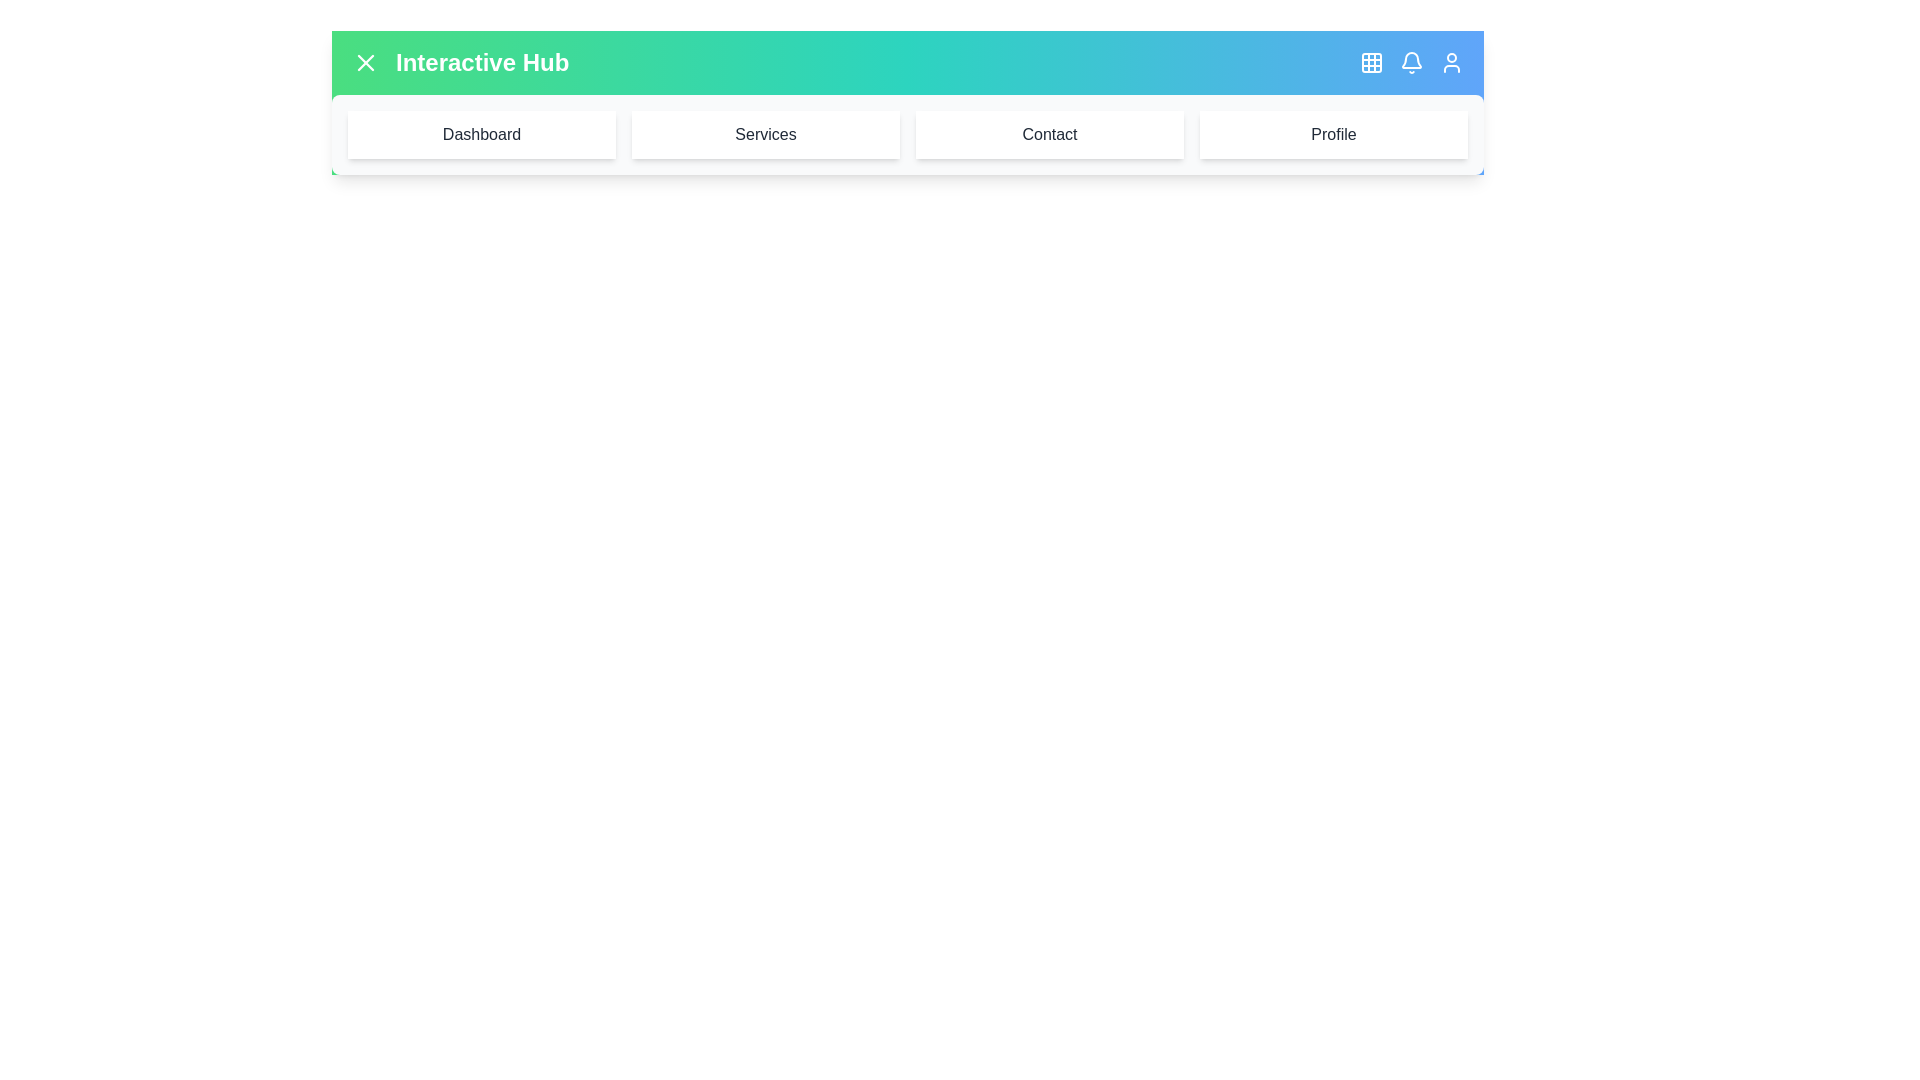 The image size is (1920, 1080). Describe the element at coordinates (1451, 61) in the screenshot. I see `the user icon button` at that location.